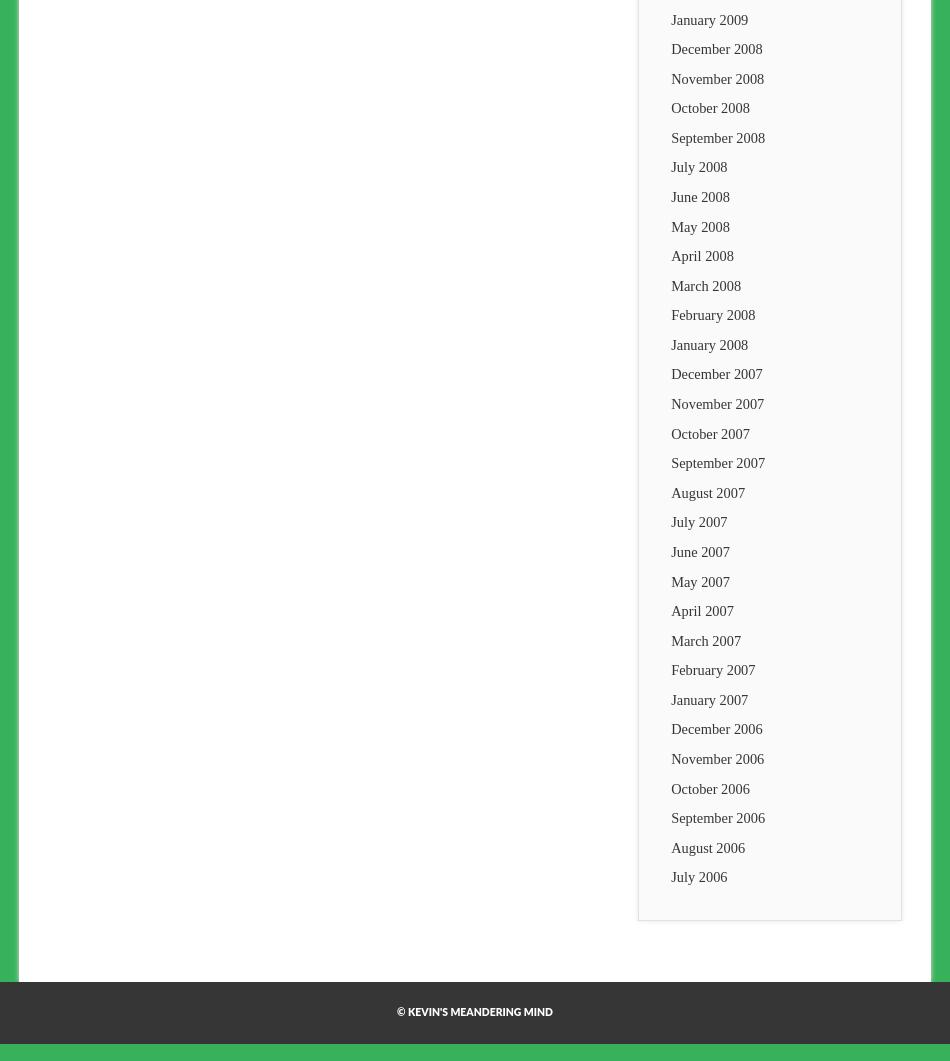 The height and width of the screenshot is (1061, 950). I want to click on 'June 2008', so click(670, 196).